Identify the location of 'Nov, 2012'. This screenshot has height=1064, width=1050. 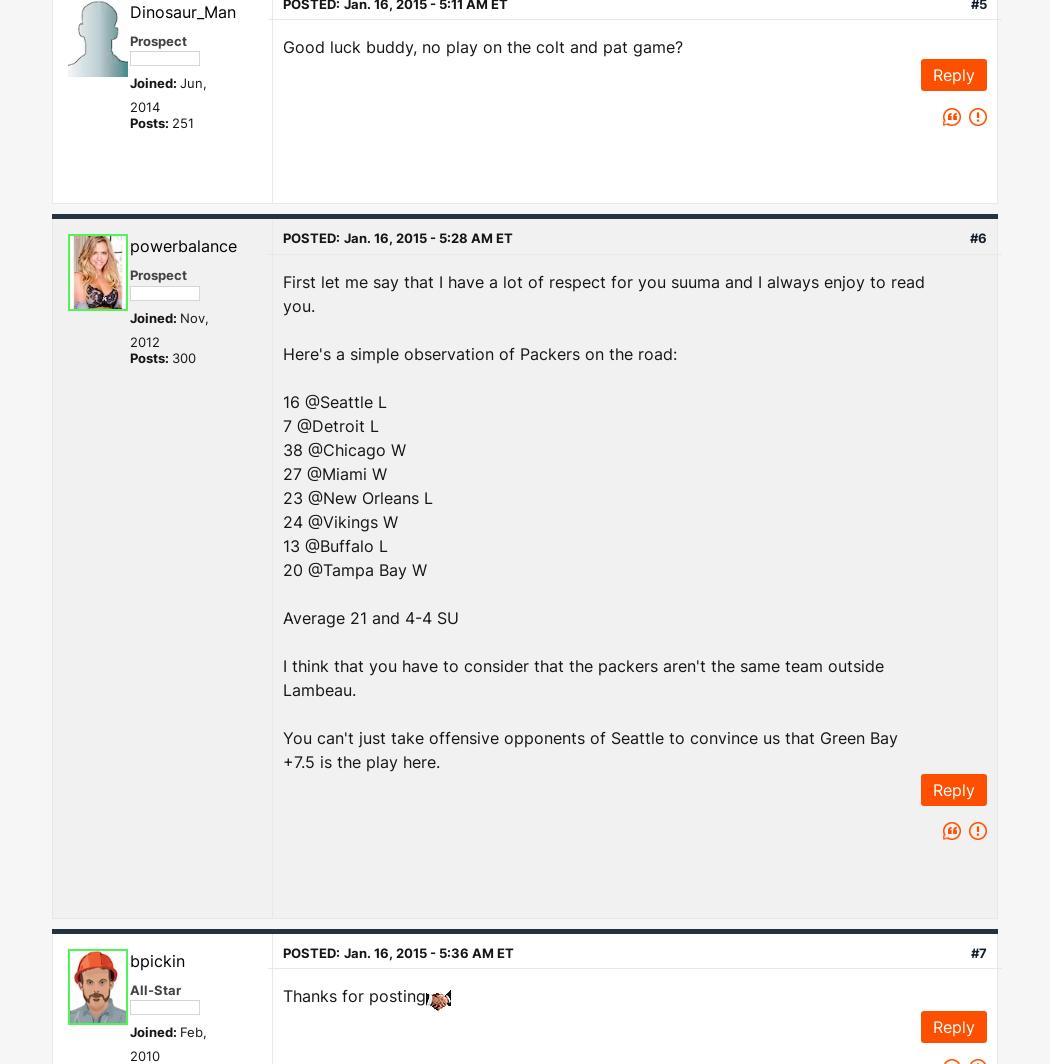
(169, 328).